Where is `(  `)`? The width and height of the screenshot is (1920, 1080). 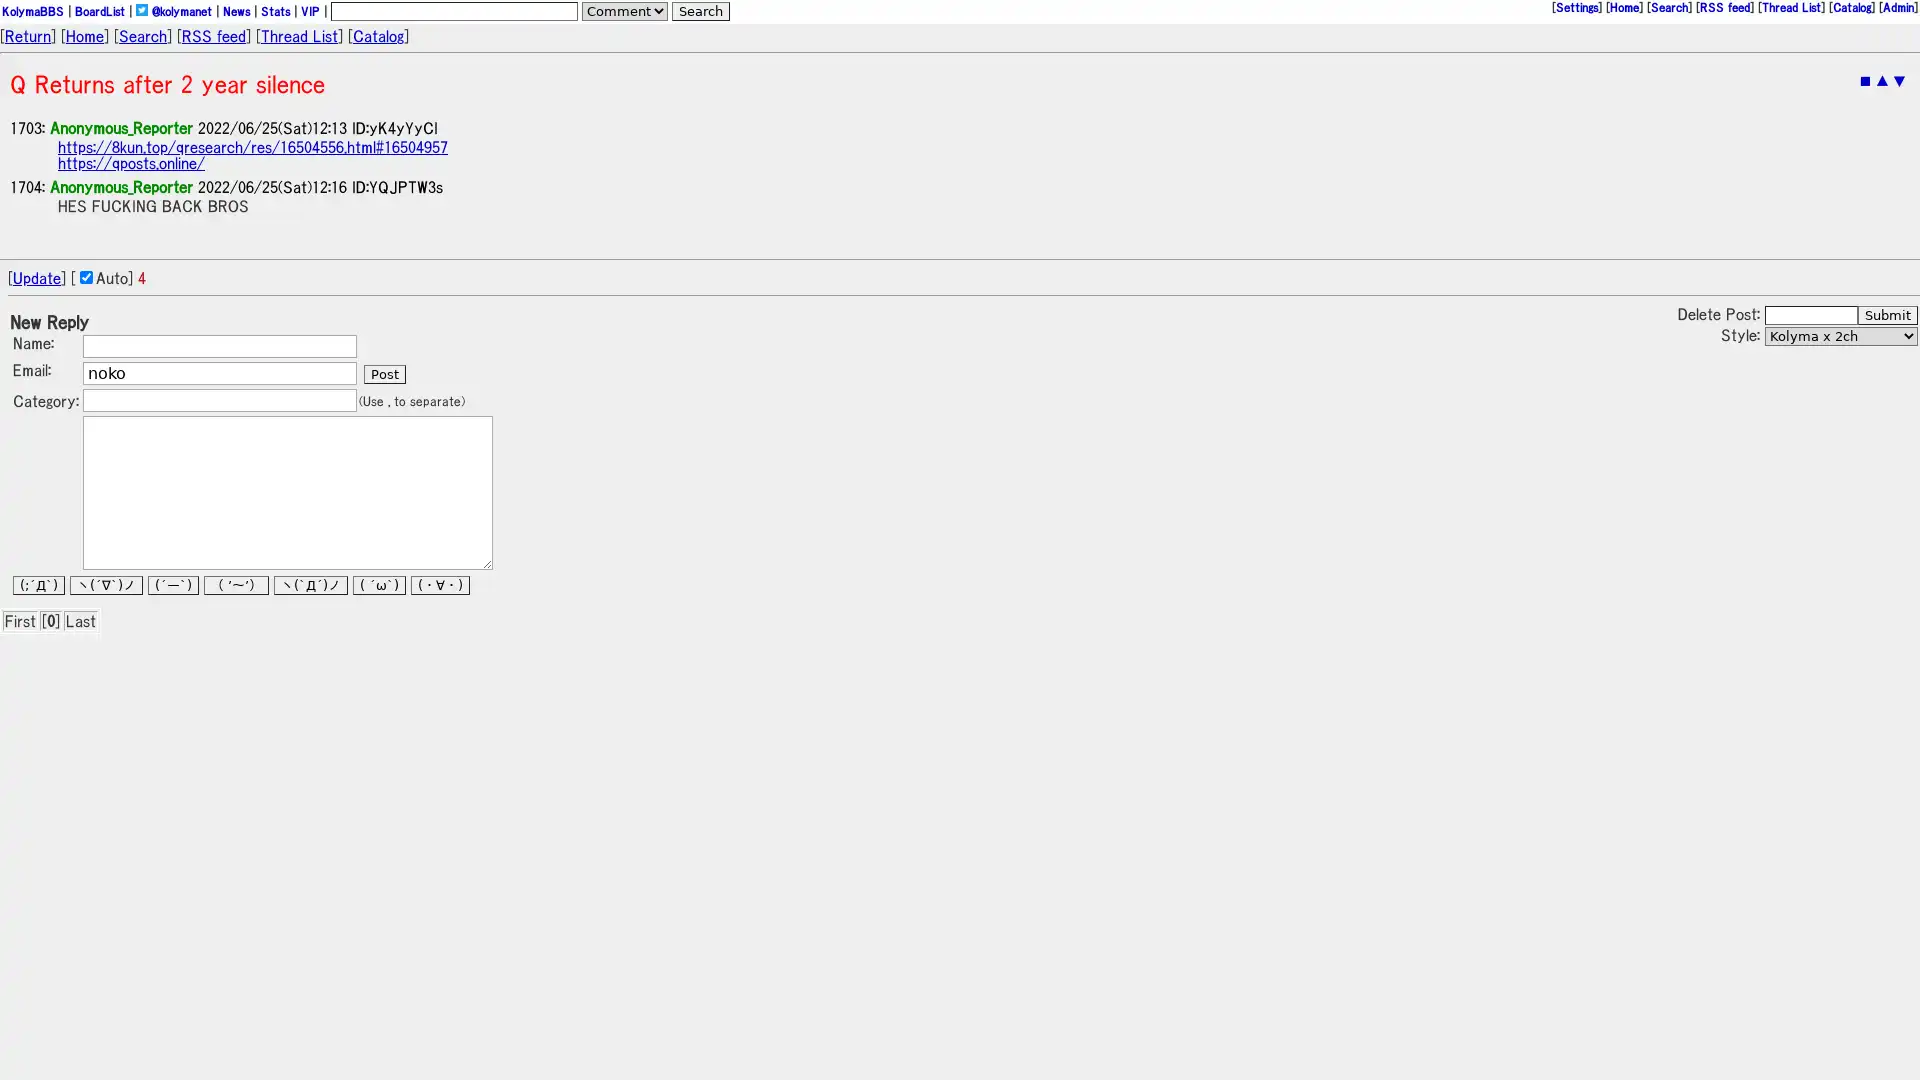
(  `) is located at coordinates (379, 585).